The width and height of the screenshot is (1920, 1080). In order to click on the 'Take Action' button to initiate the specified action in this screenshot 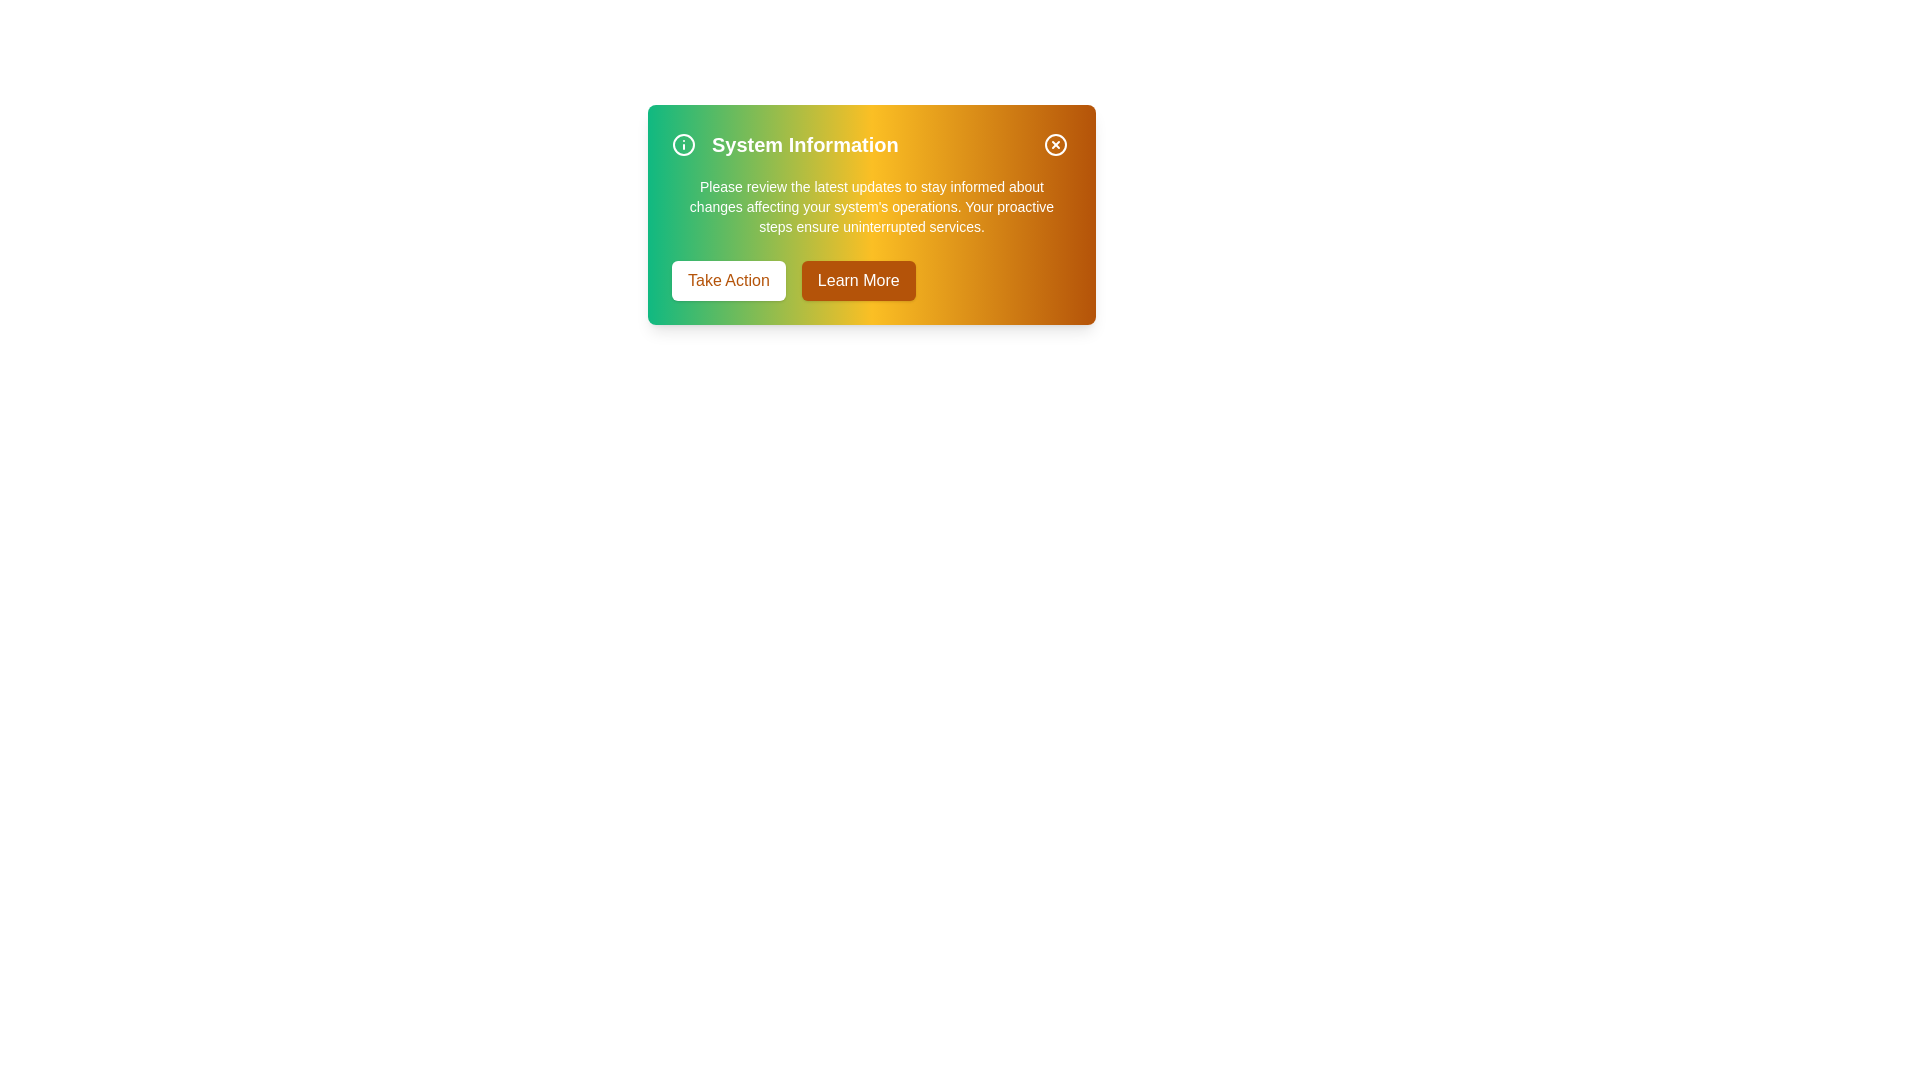, I will do `click(727, 281)`.